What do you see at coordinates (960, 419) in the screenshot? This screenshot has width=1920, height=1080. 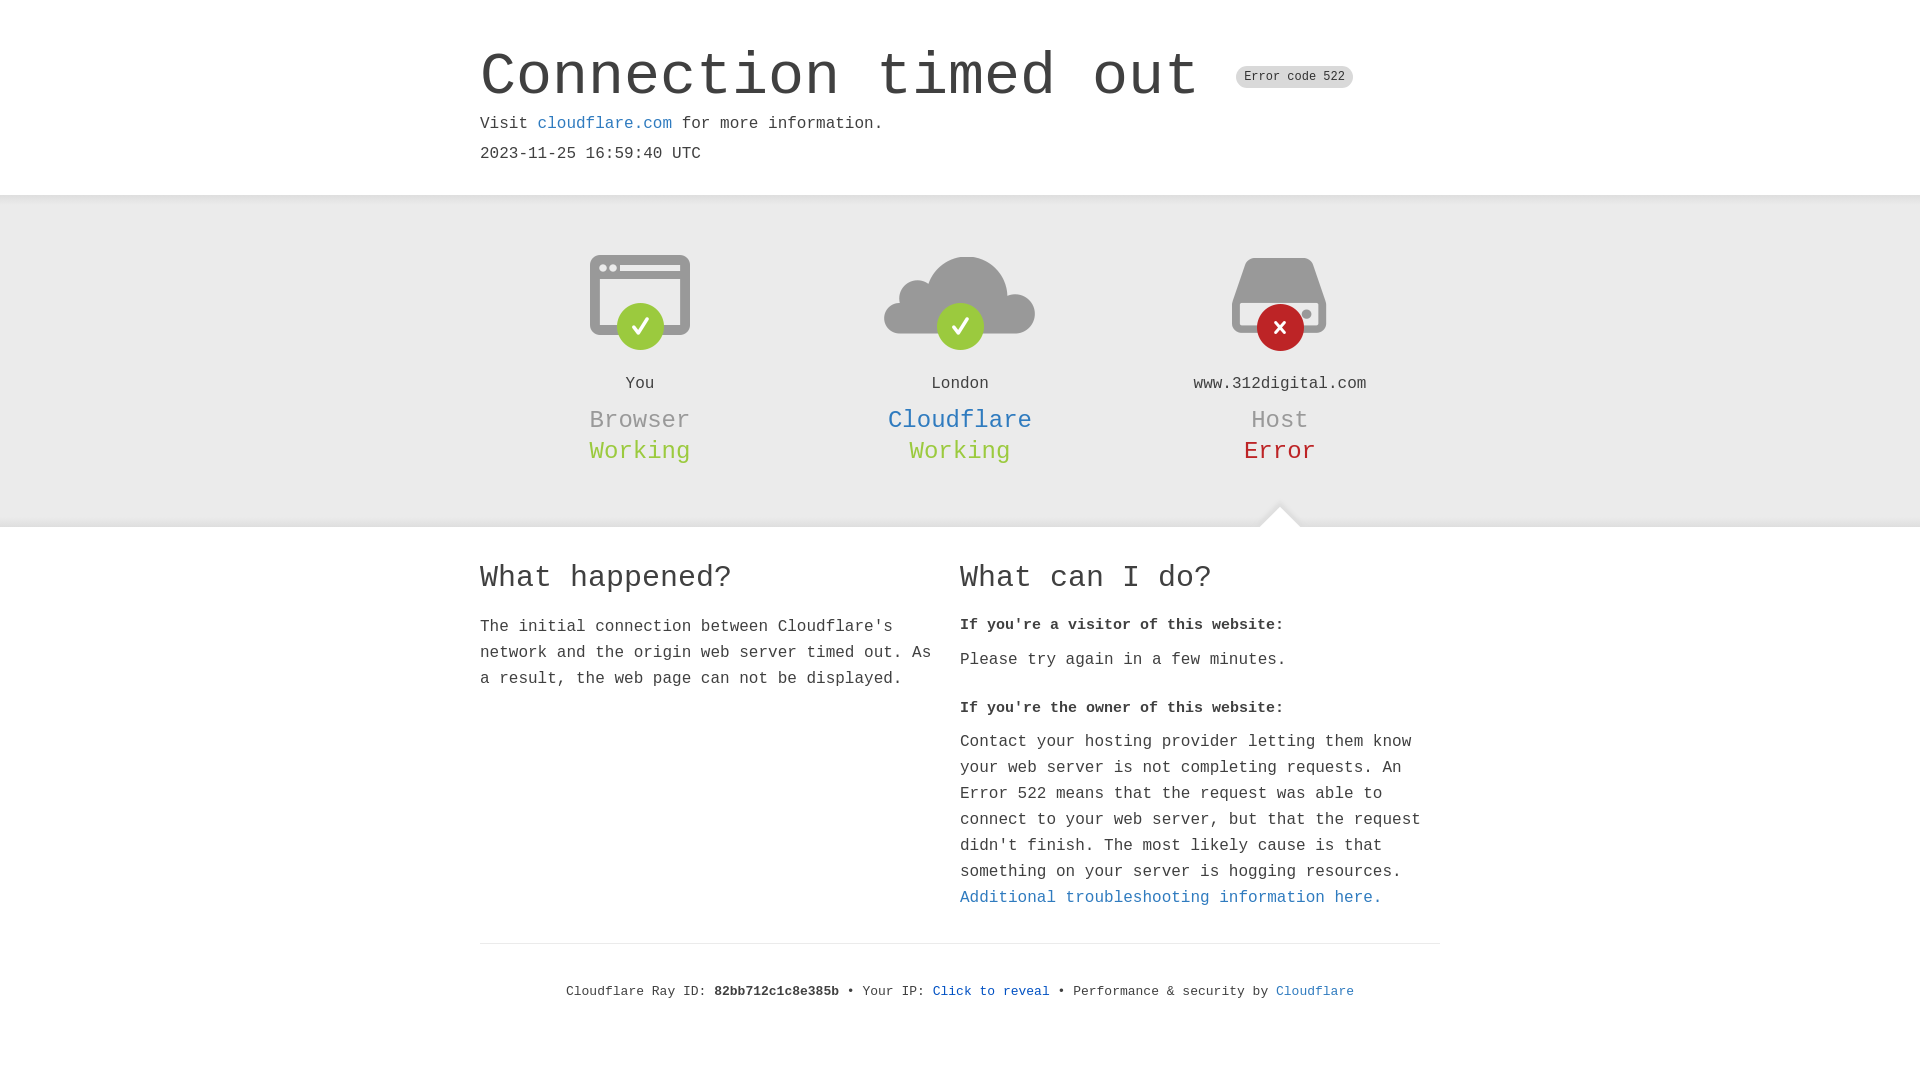 I see `'Cloudflare'` at bounding box center [960, 419].